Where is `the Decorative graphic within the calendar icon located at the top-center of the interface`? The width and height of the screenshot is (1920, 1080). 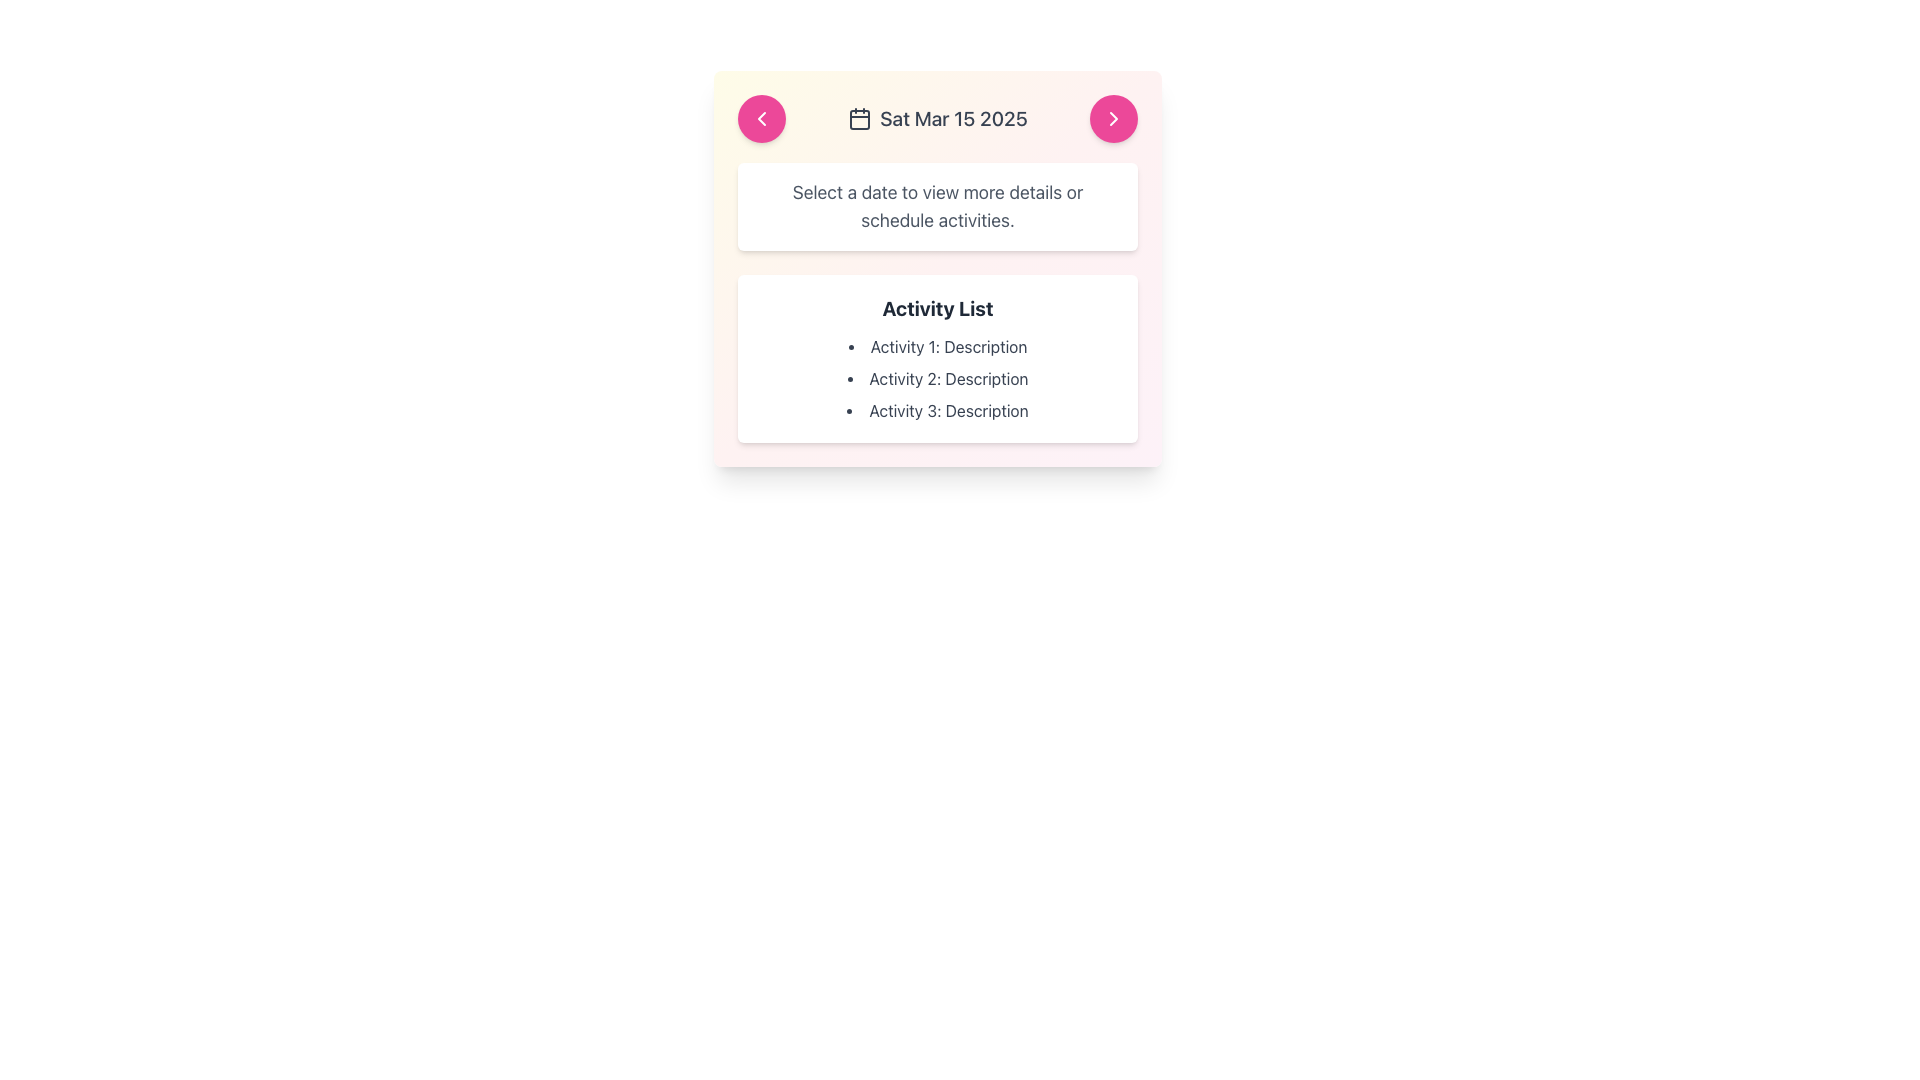
the Decorative graphic within the calendar icon located at the top-center of the interface is located at coordinates (860, 119).